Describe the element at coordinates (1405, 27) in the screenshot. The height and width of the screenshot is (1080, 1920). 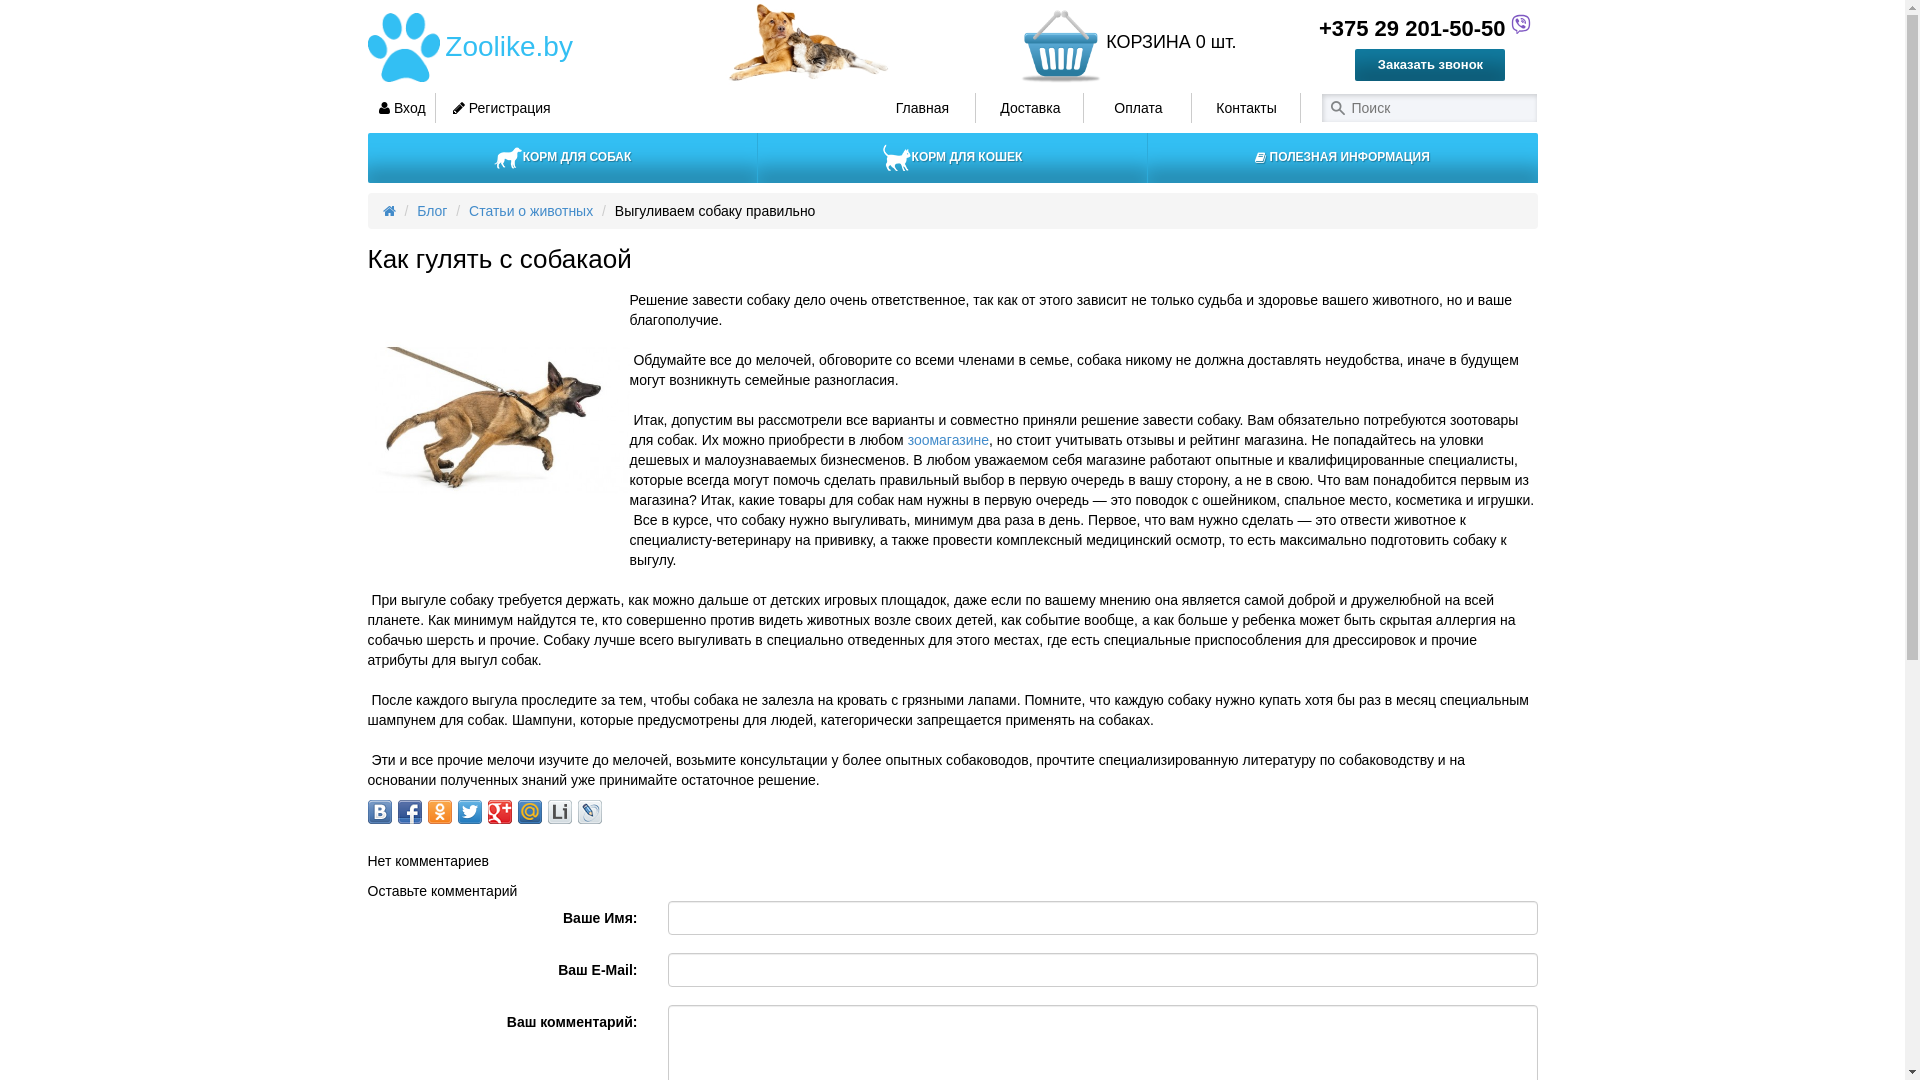
I see `'+375 29 201-50-50'` at that location.